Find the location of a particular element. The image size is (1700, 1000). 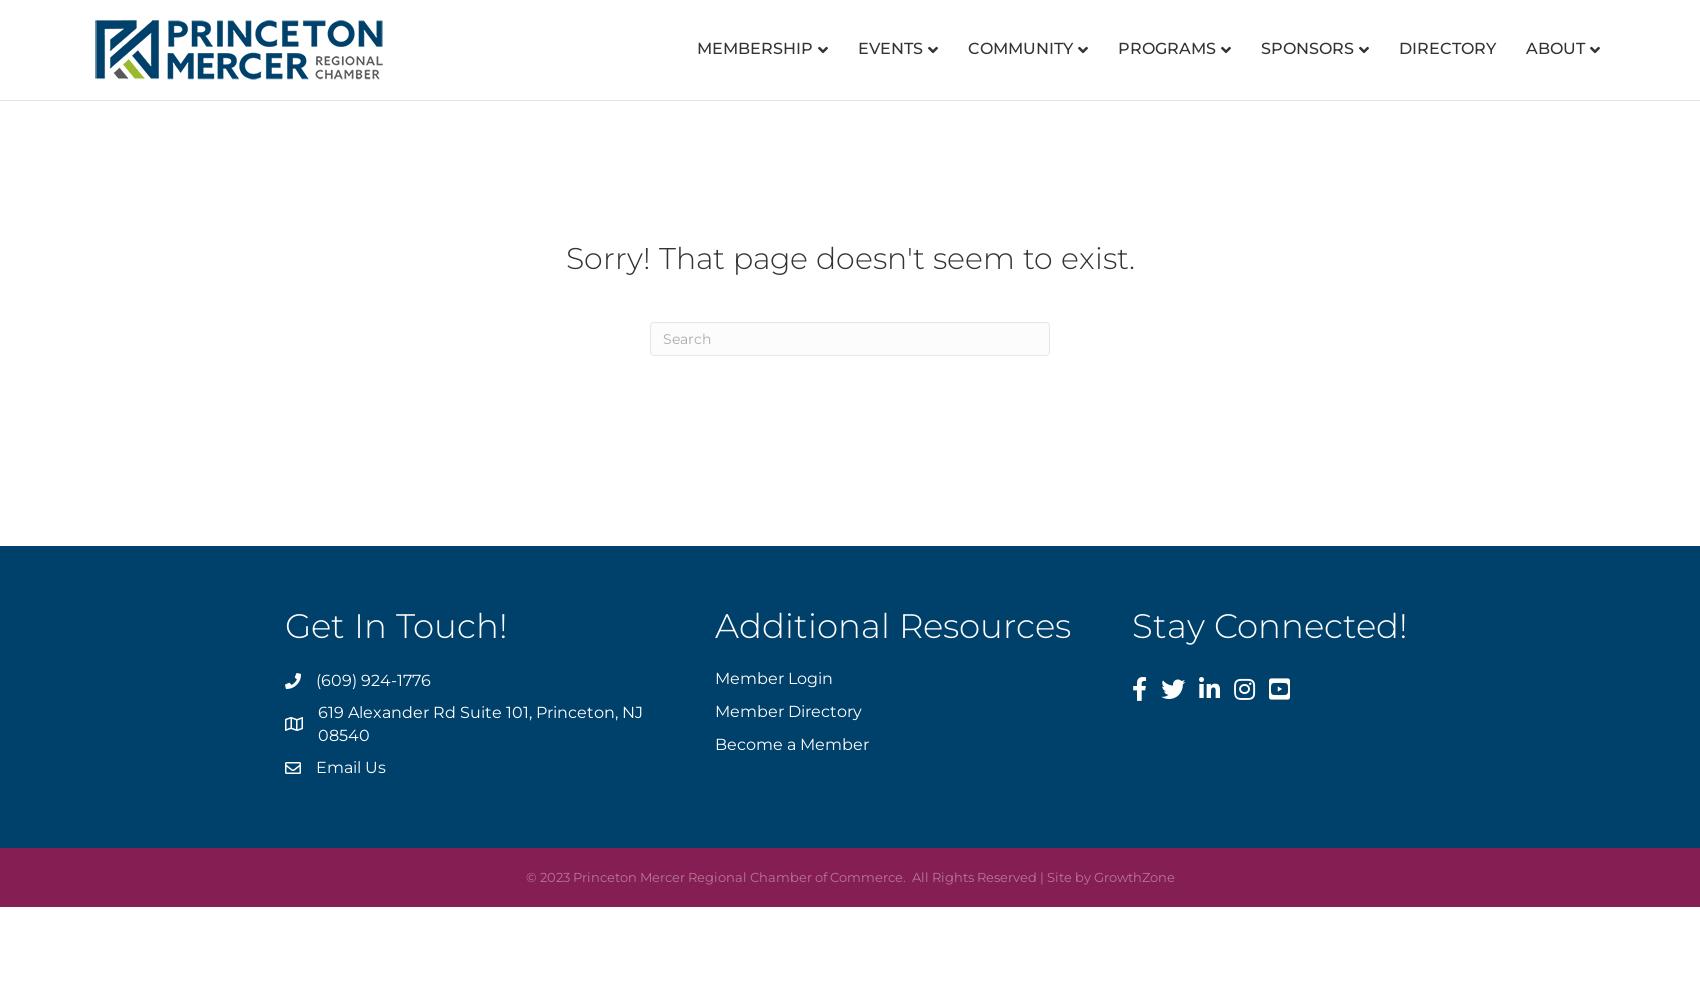

'Princeton Mercer Regional Chamber of Commerce.' is located at coordinates (738, 876).